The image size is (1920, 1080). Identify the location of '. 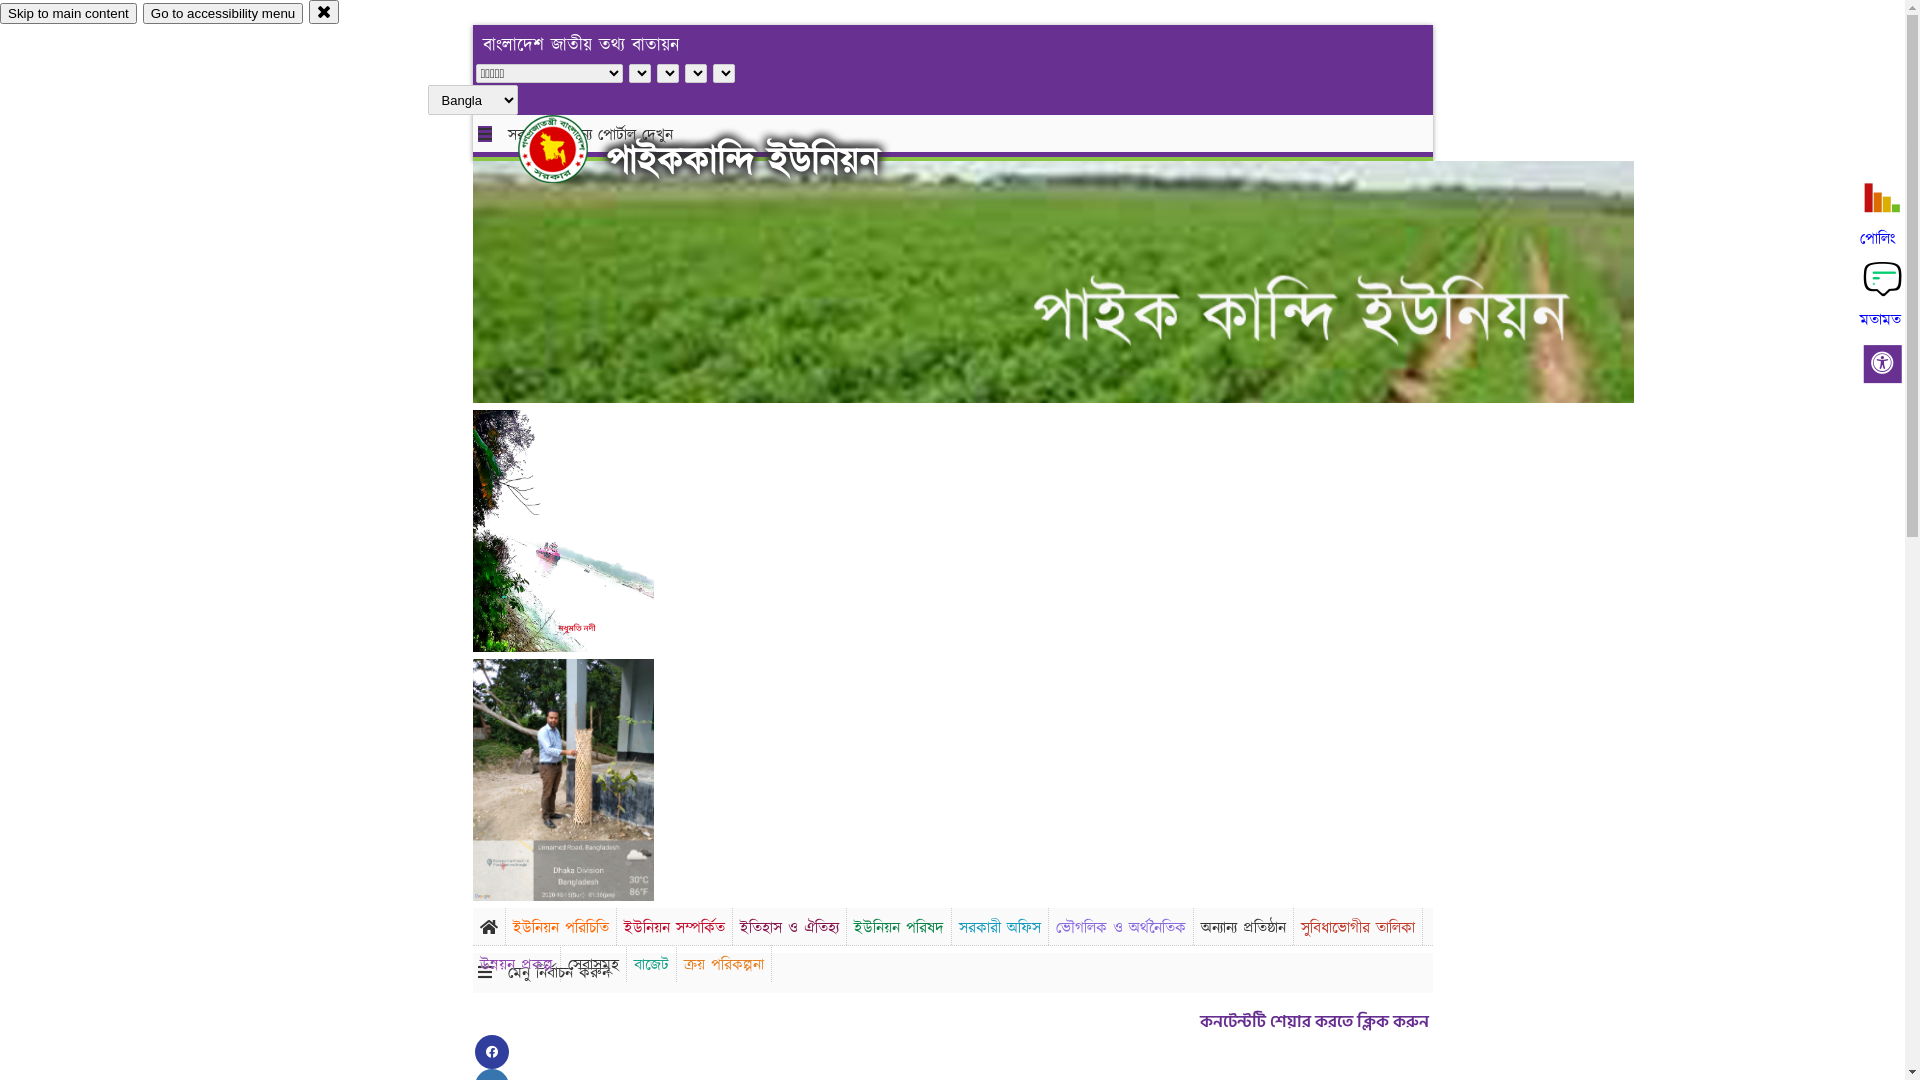
(569, 148).